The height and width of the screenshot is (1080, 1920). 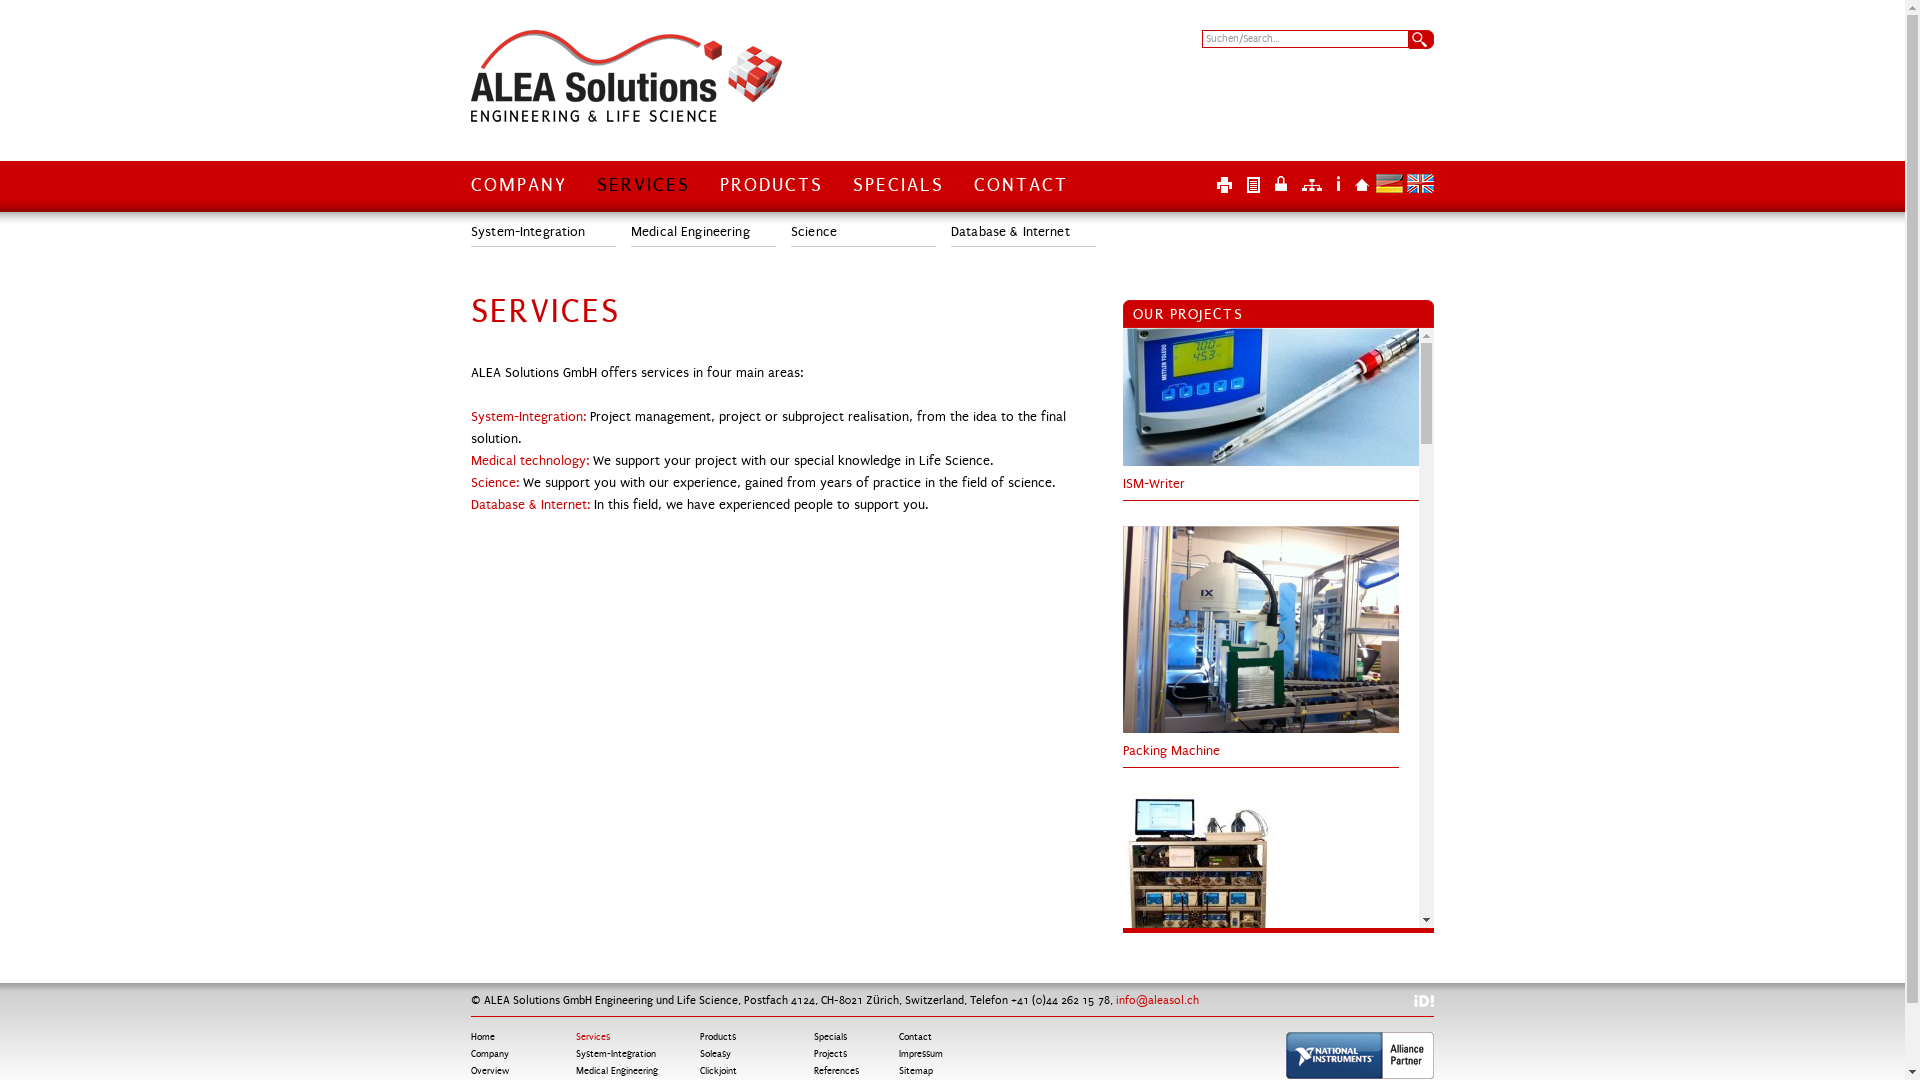 What do you see at coordinates (1405, 183) in the screenshot?
I see `'English'` at bounding box center [1405, 183].